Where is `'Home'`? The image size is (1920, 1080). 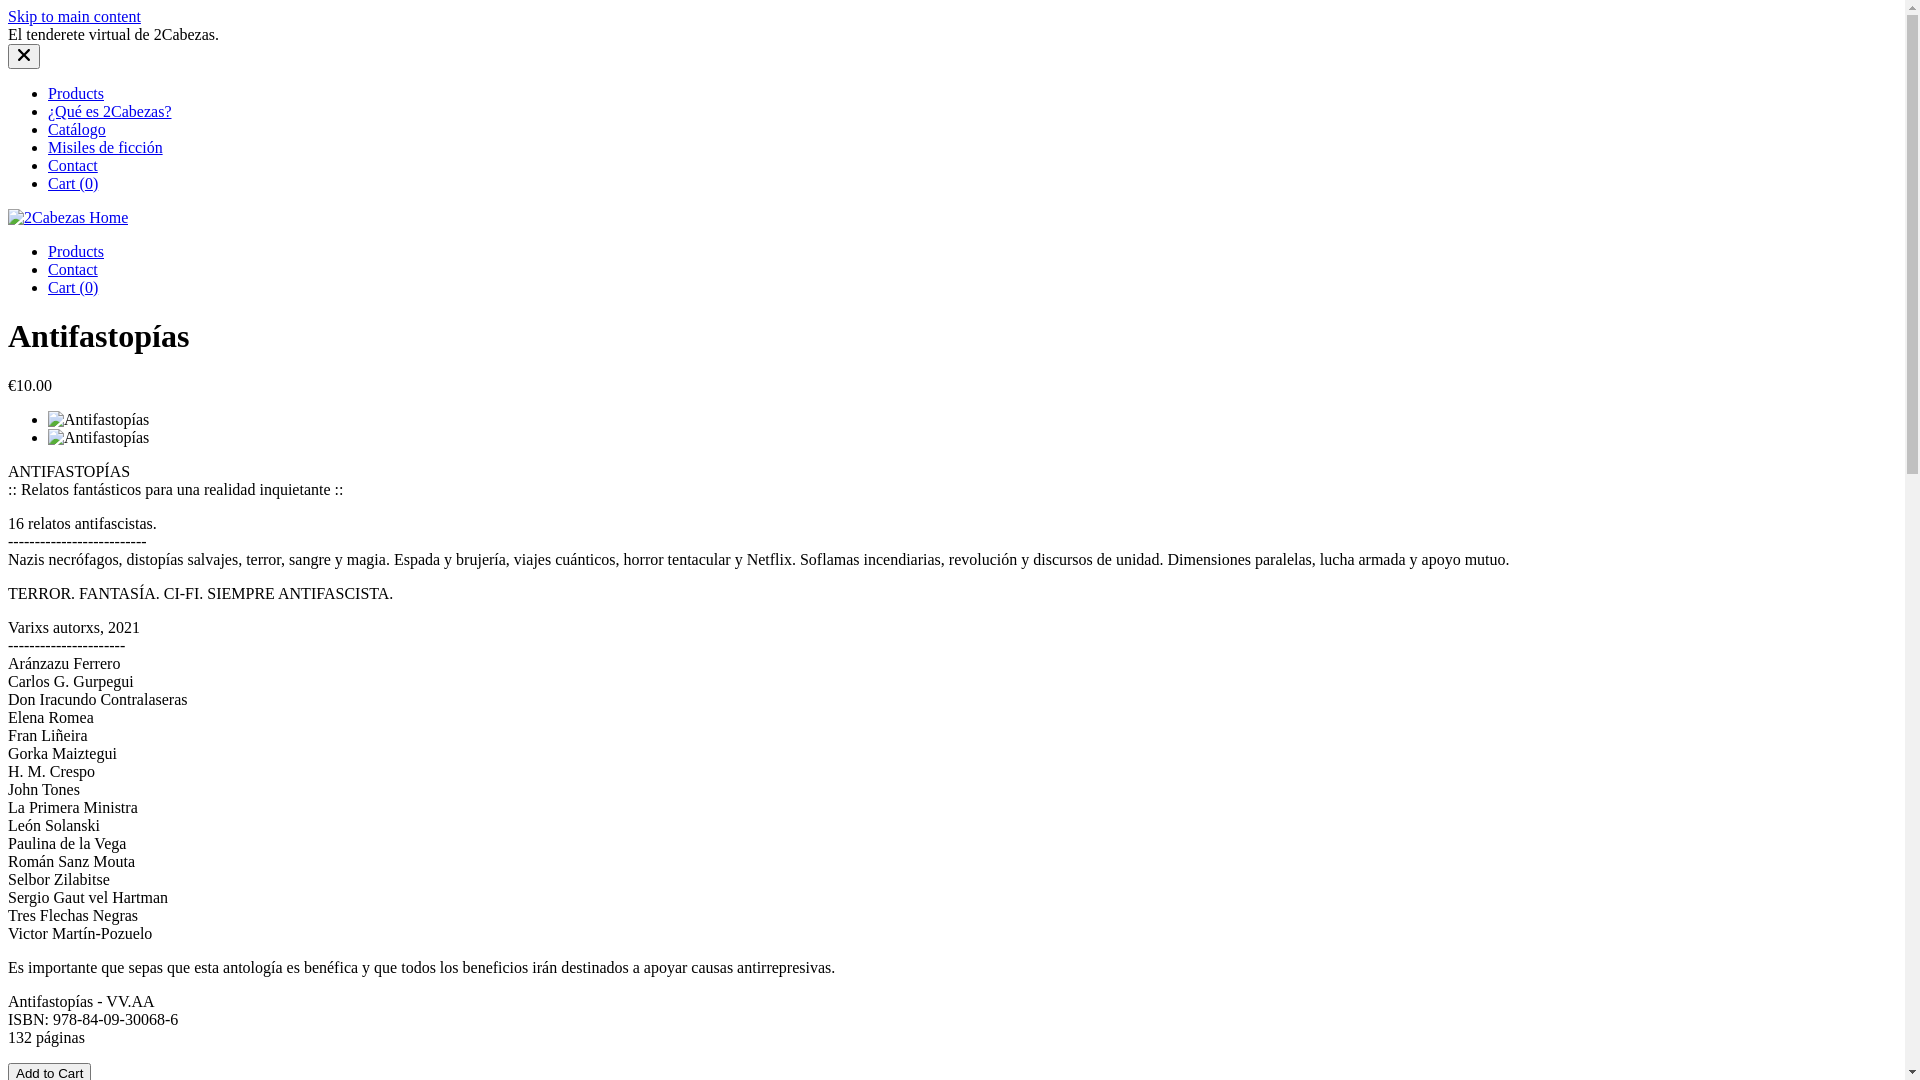
'Home' is located at coordinates (67, 217).